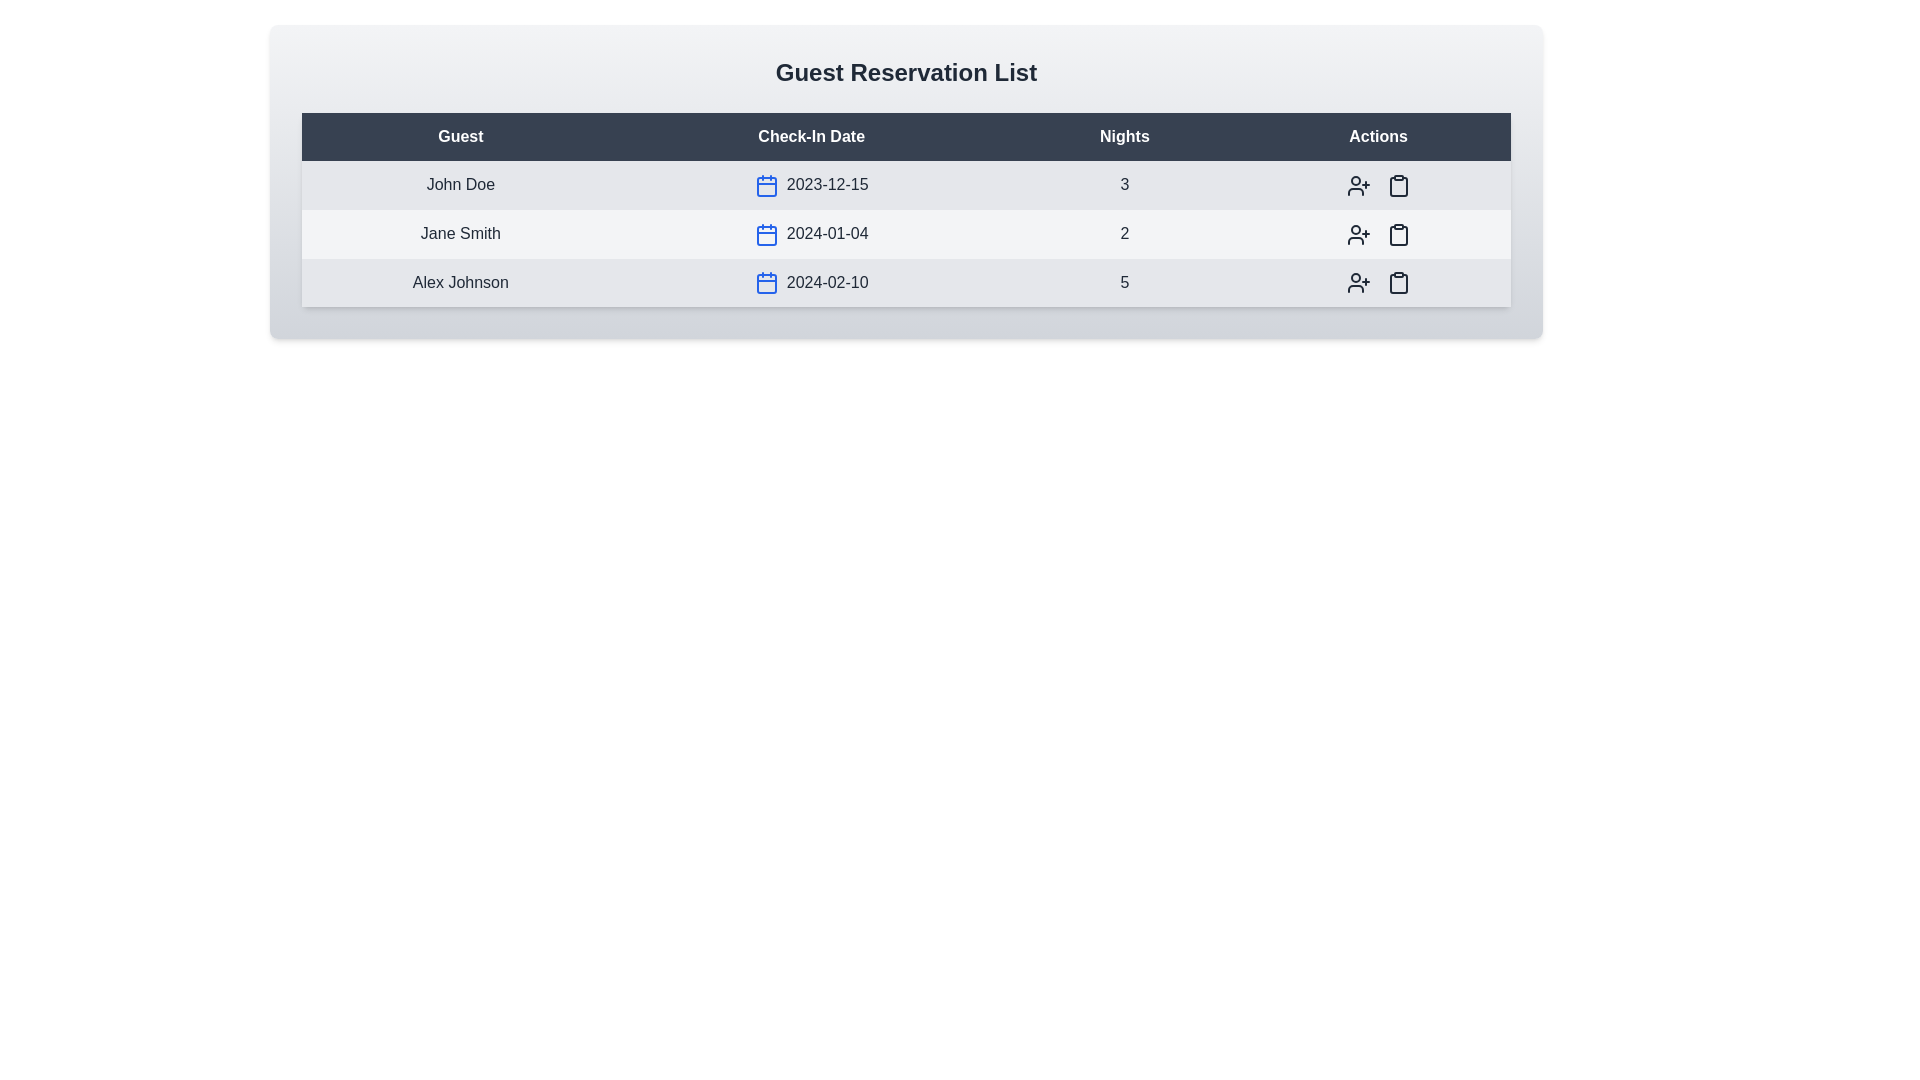  Describe the element at coordinates (459, 185) in the screenshot. I see `text label displaying the name of the guest in the first entry of the 'Guest' column in the reservation list table` at that location.